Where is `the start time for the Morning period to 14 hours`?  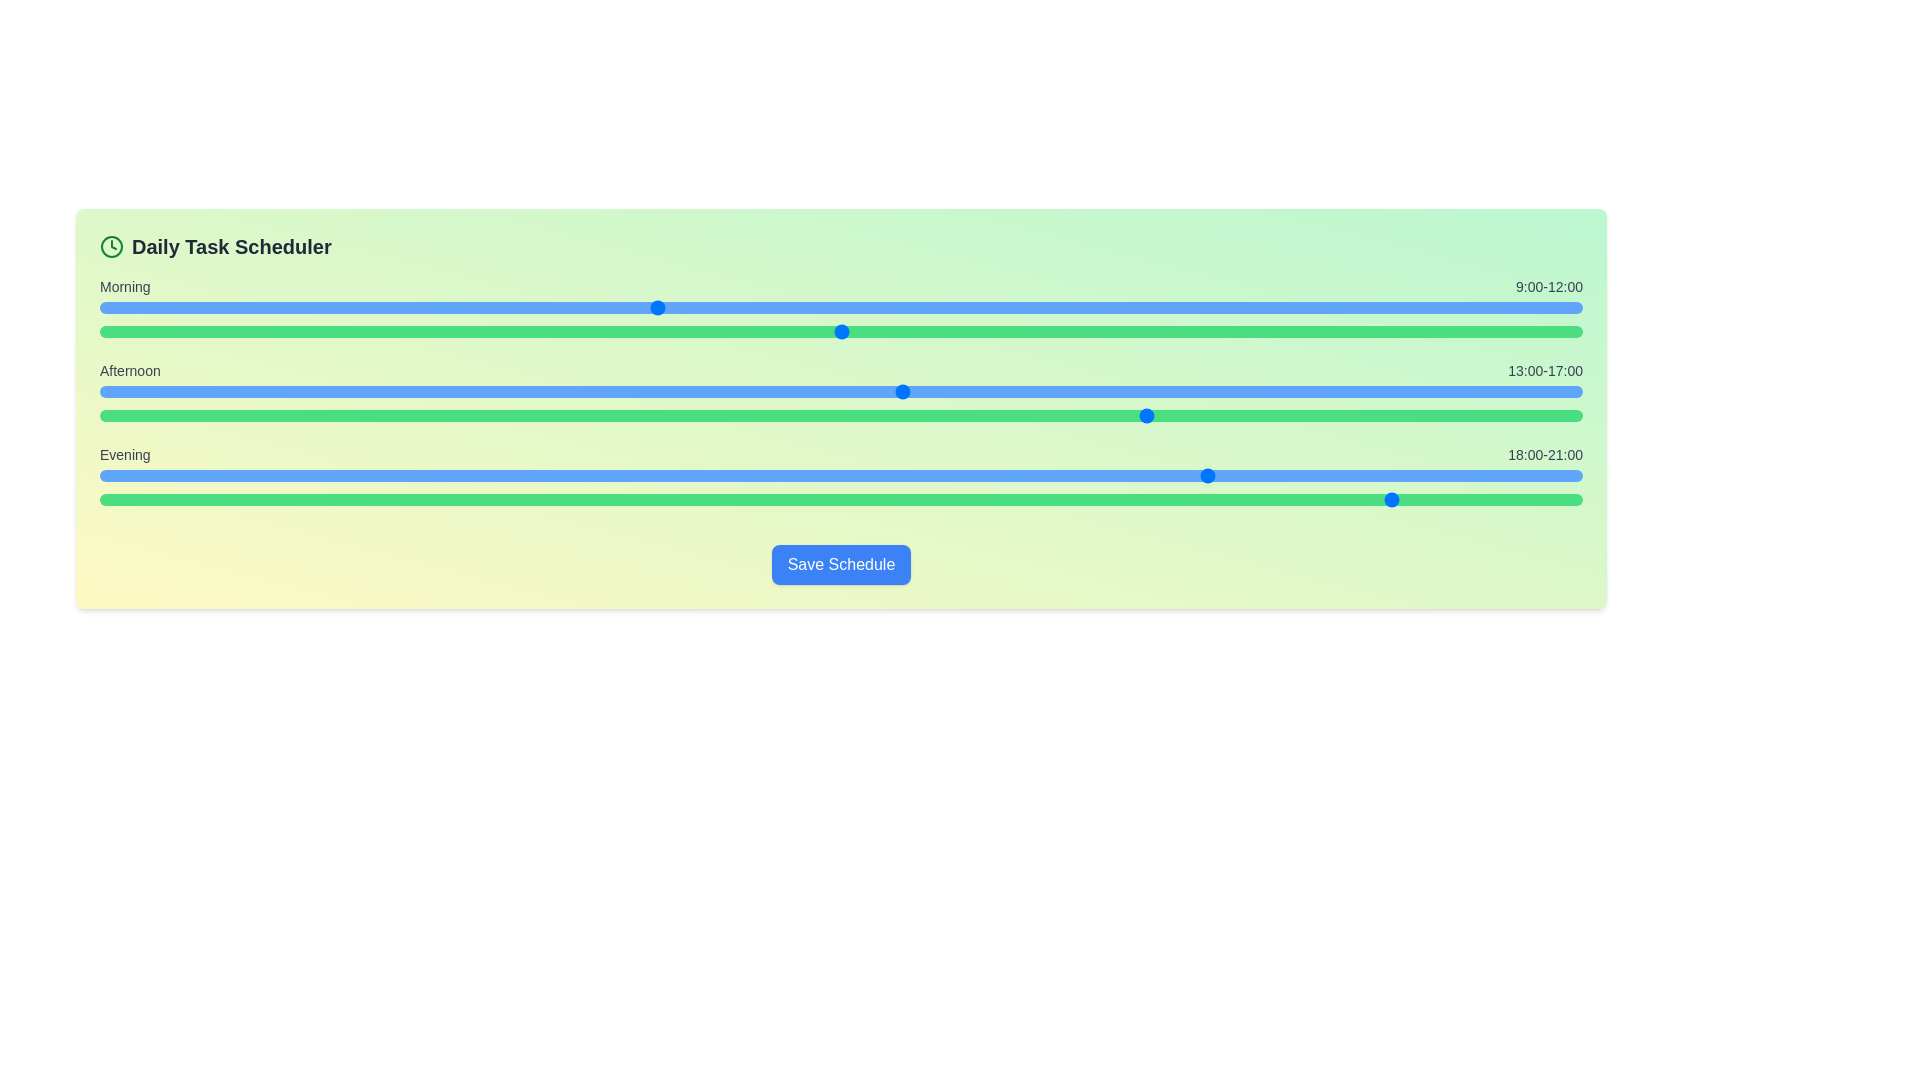
the start time for the Morning period to 14 hours is located at coordinates (964, 308).